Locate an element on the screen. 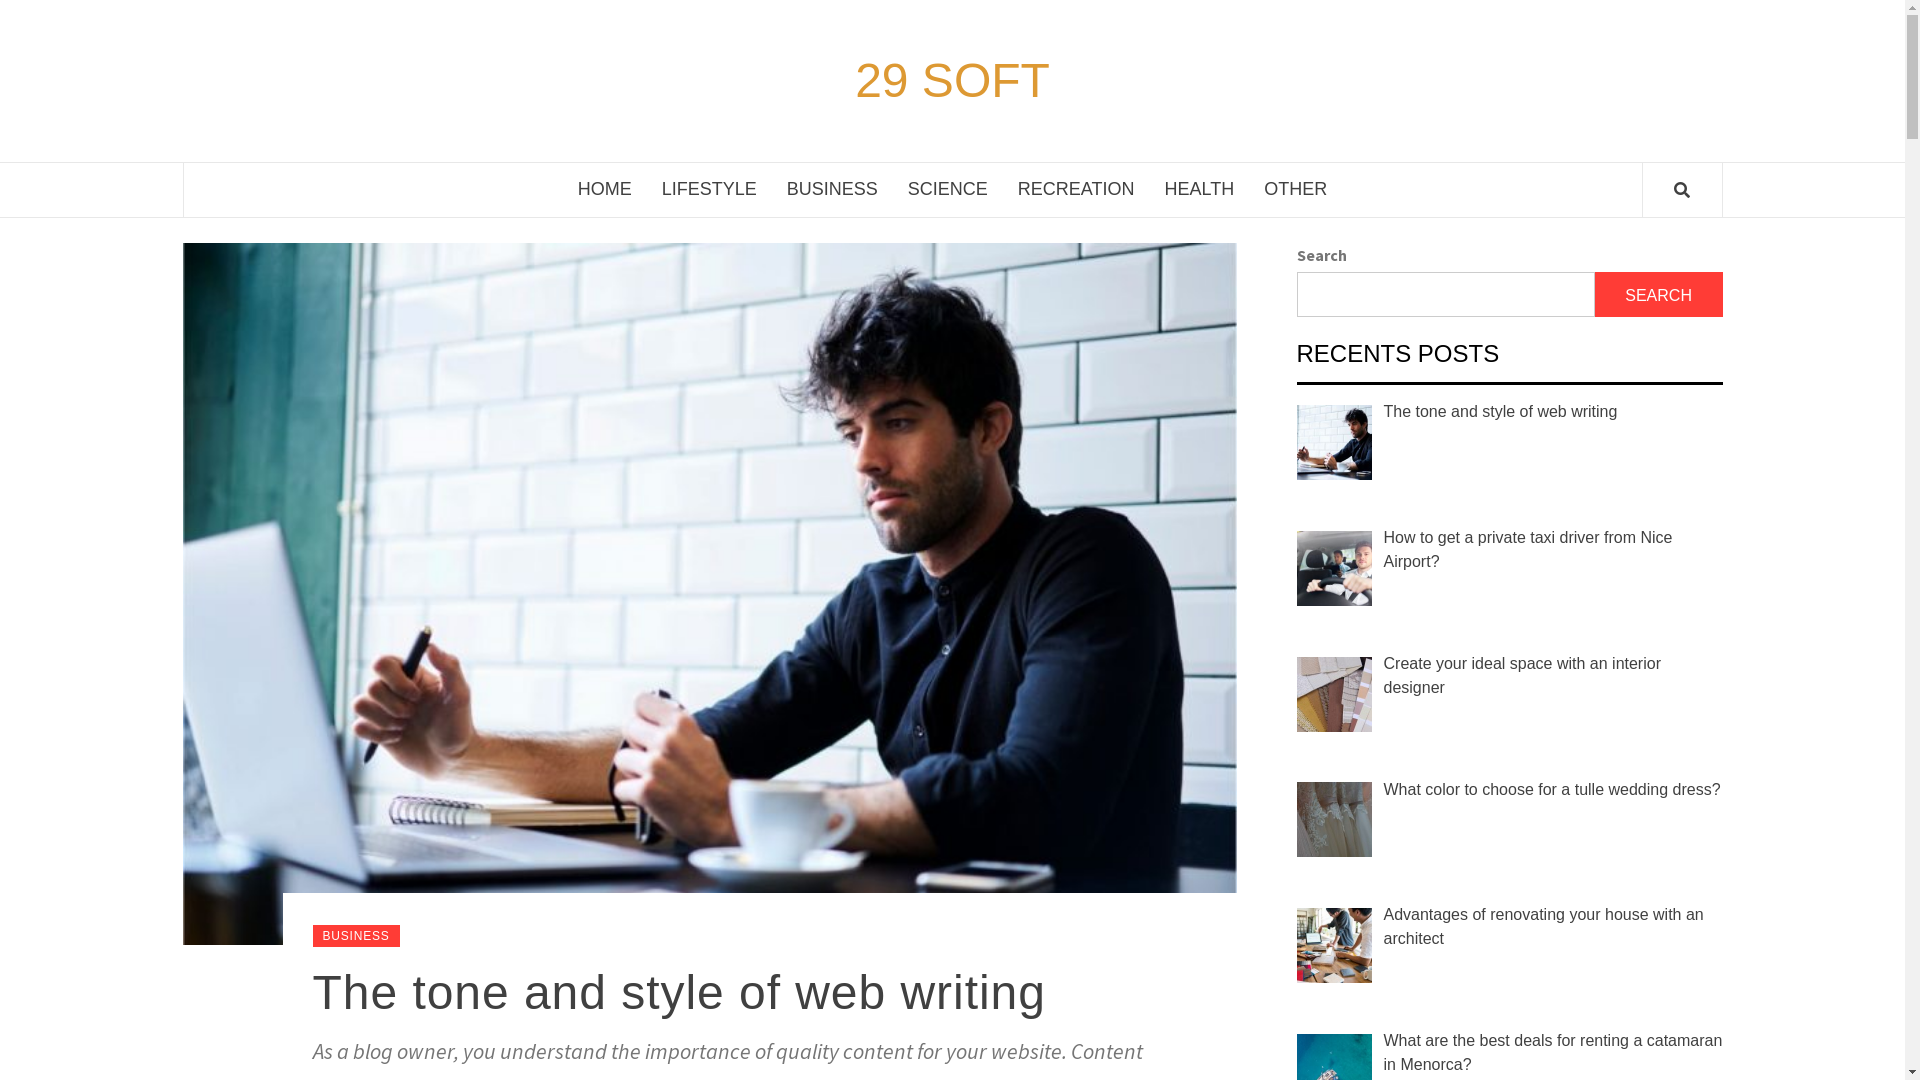 This screenshot has height=1080, width=1920. 'The tone and style of web writing' is located at coordinates (1501, 410).